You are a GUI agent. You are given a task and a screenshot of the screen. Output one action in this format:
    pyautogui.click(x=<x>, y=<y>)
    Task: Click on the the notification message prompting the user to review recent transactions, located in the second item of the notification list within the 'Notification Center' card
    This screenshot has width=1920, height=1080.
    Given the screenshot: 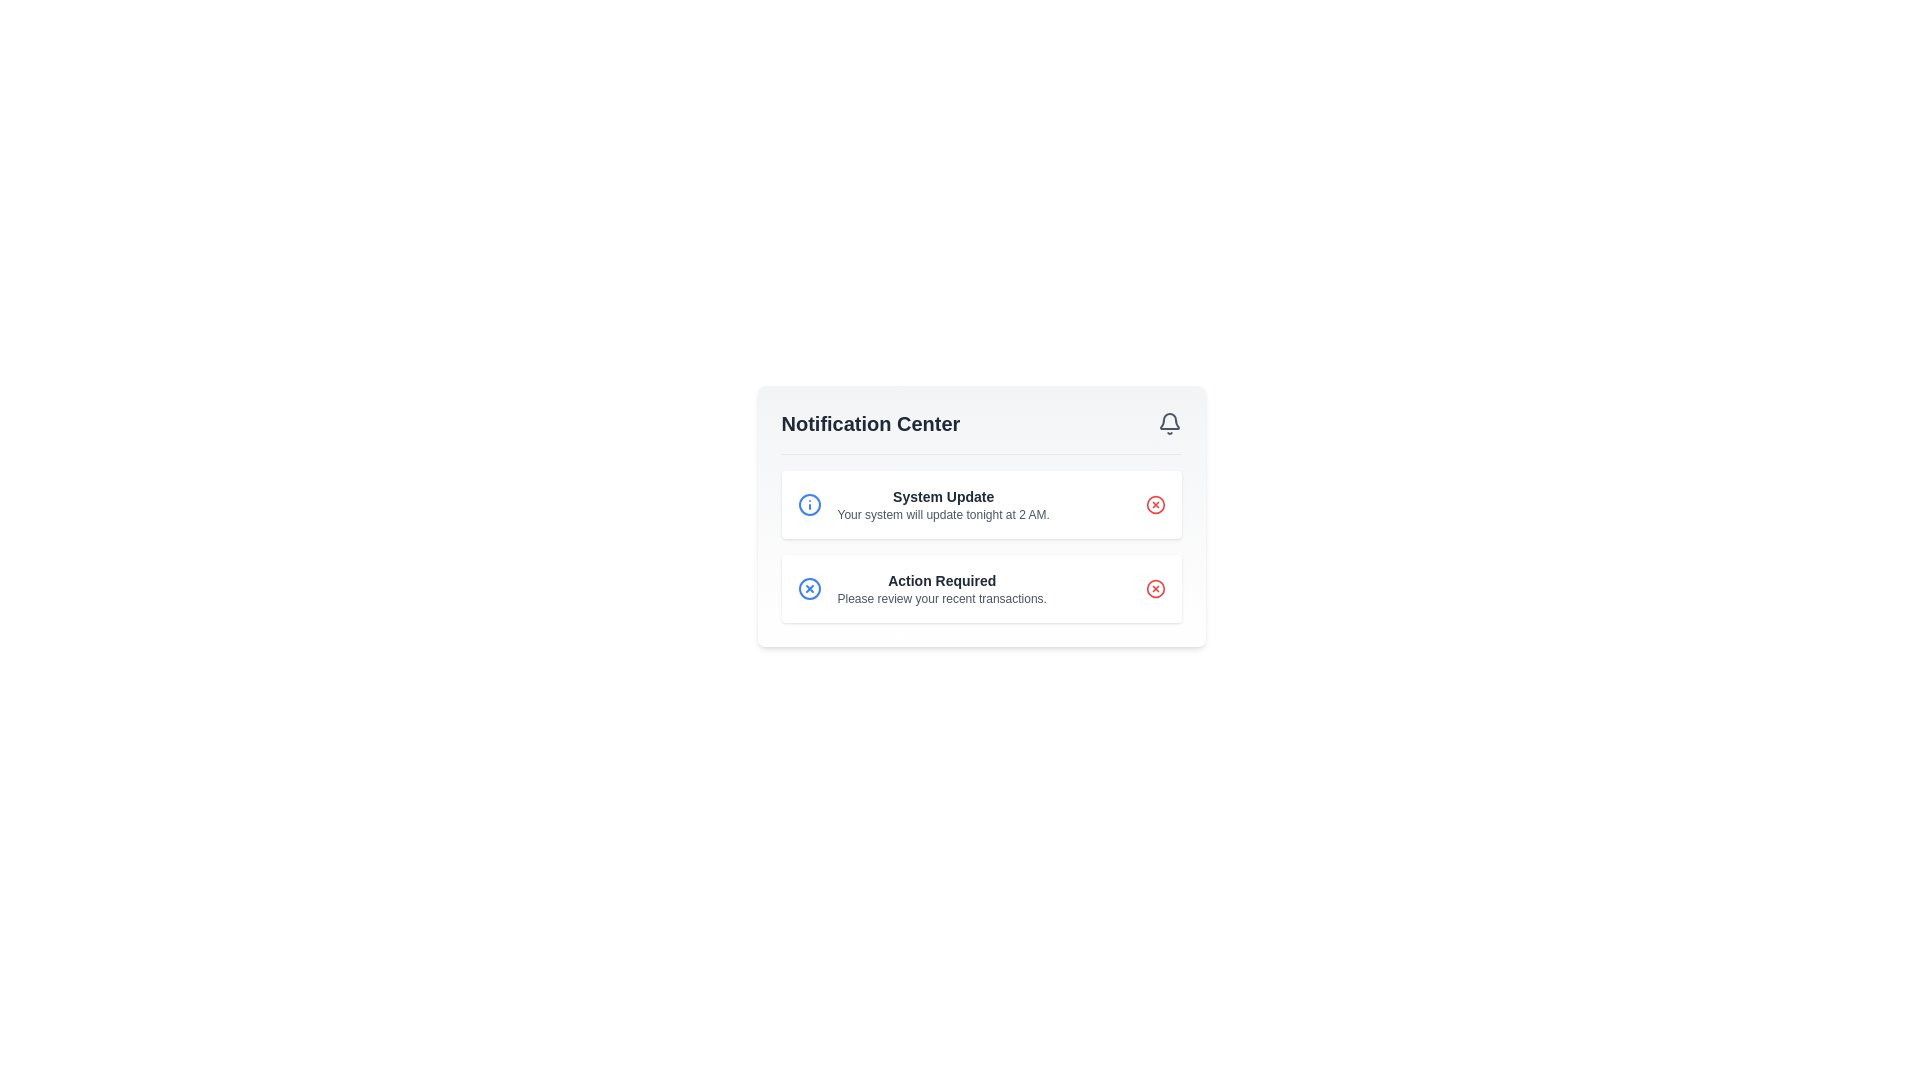 What is the action you would take?
    pyautogui.click(x=941, y=588)
    